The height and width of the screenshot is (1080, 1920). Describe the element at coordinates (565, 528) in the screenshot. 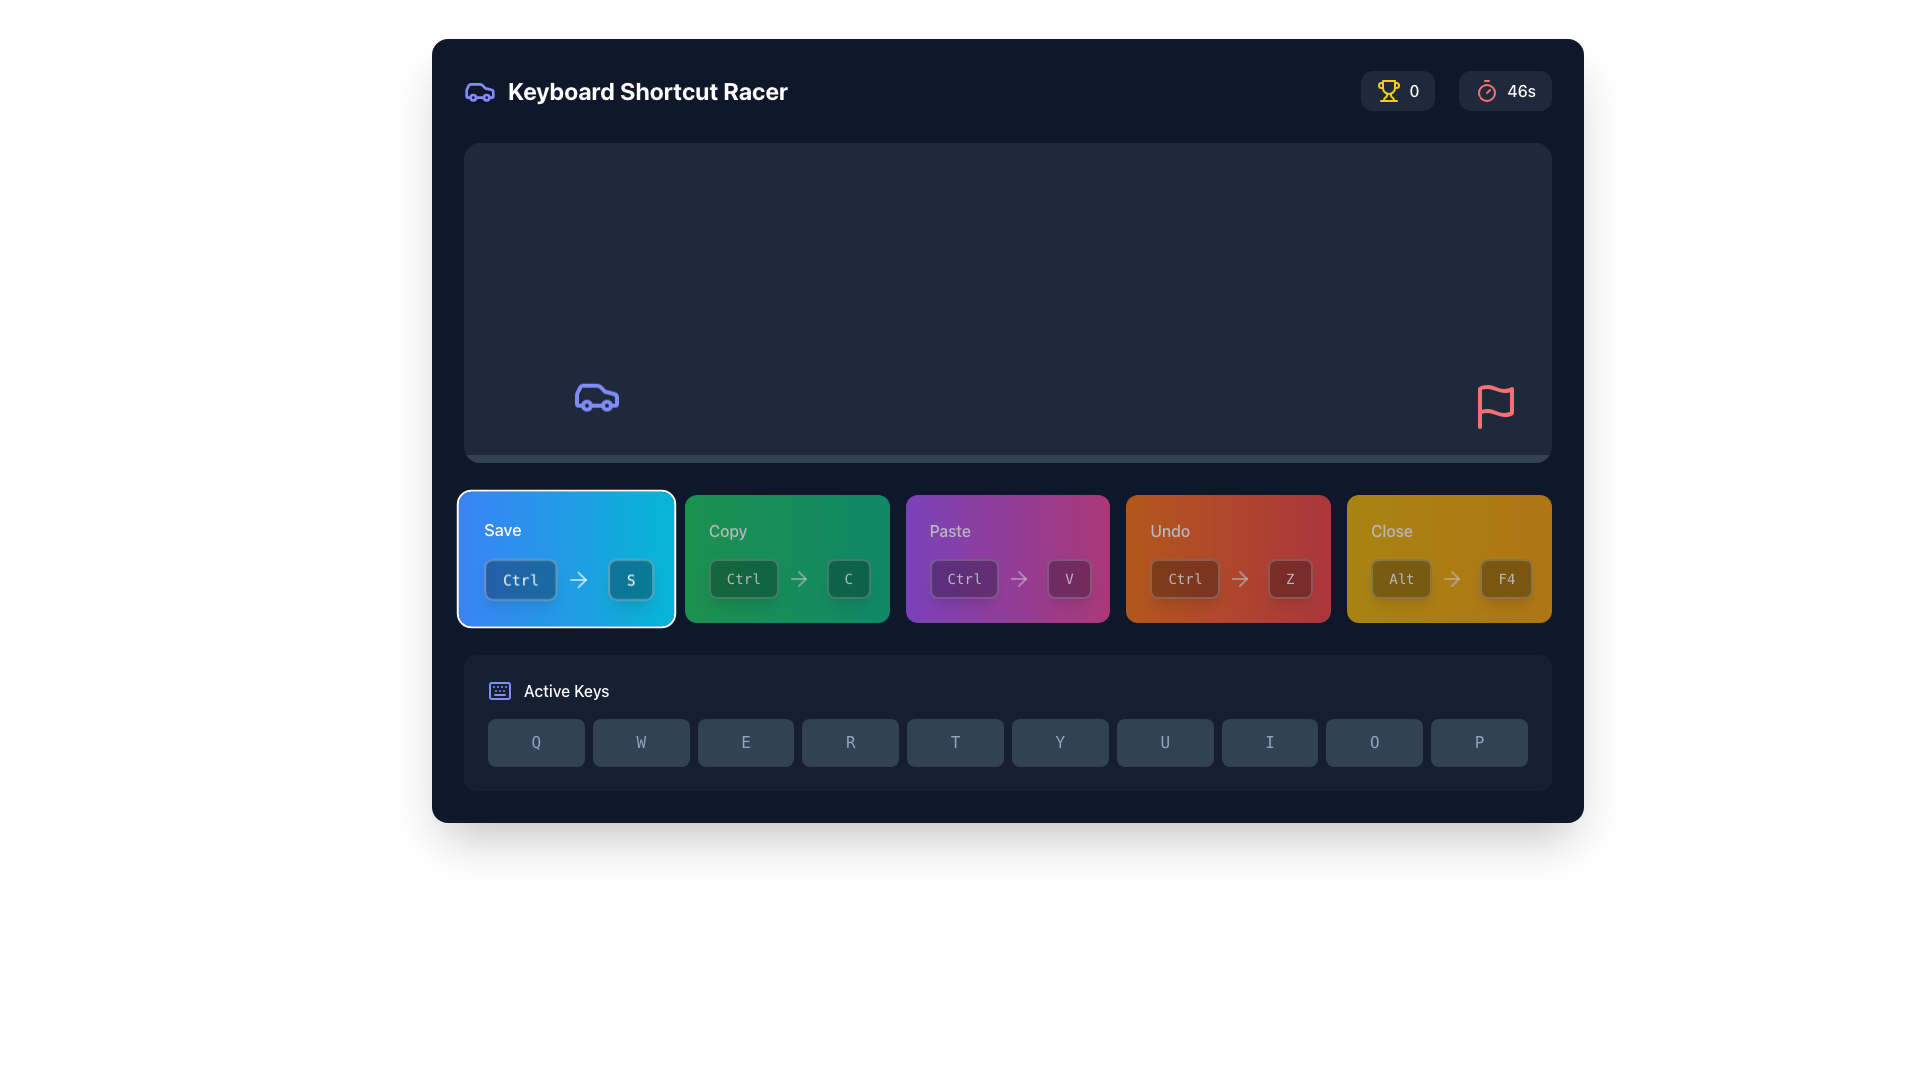

I see `the 'Save' button located at the bottom left of the main interface, which is the first in a row of shortcut buttons including 'Copy', 'Paste', 'Undo', and 'Close'` at that location.